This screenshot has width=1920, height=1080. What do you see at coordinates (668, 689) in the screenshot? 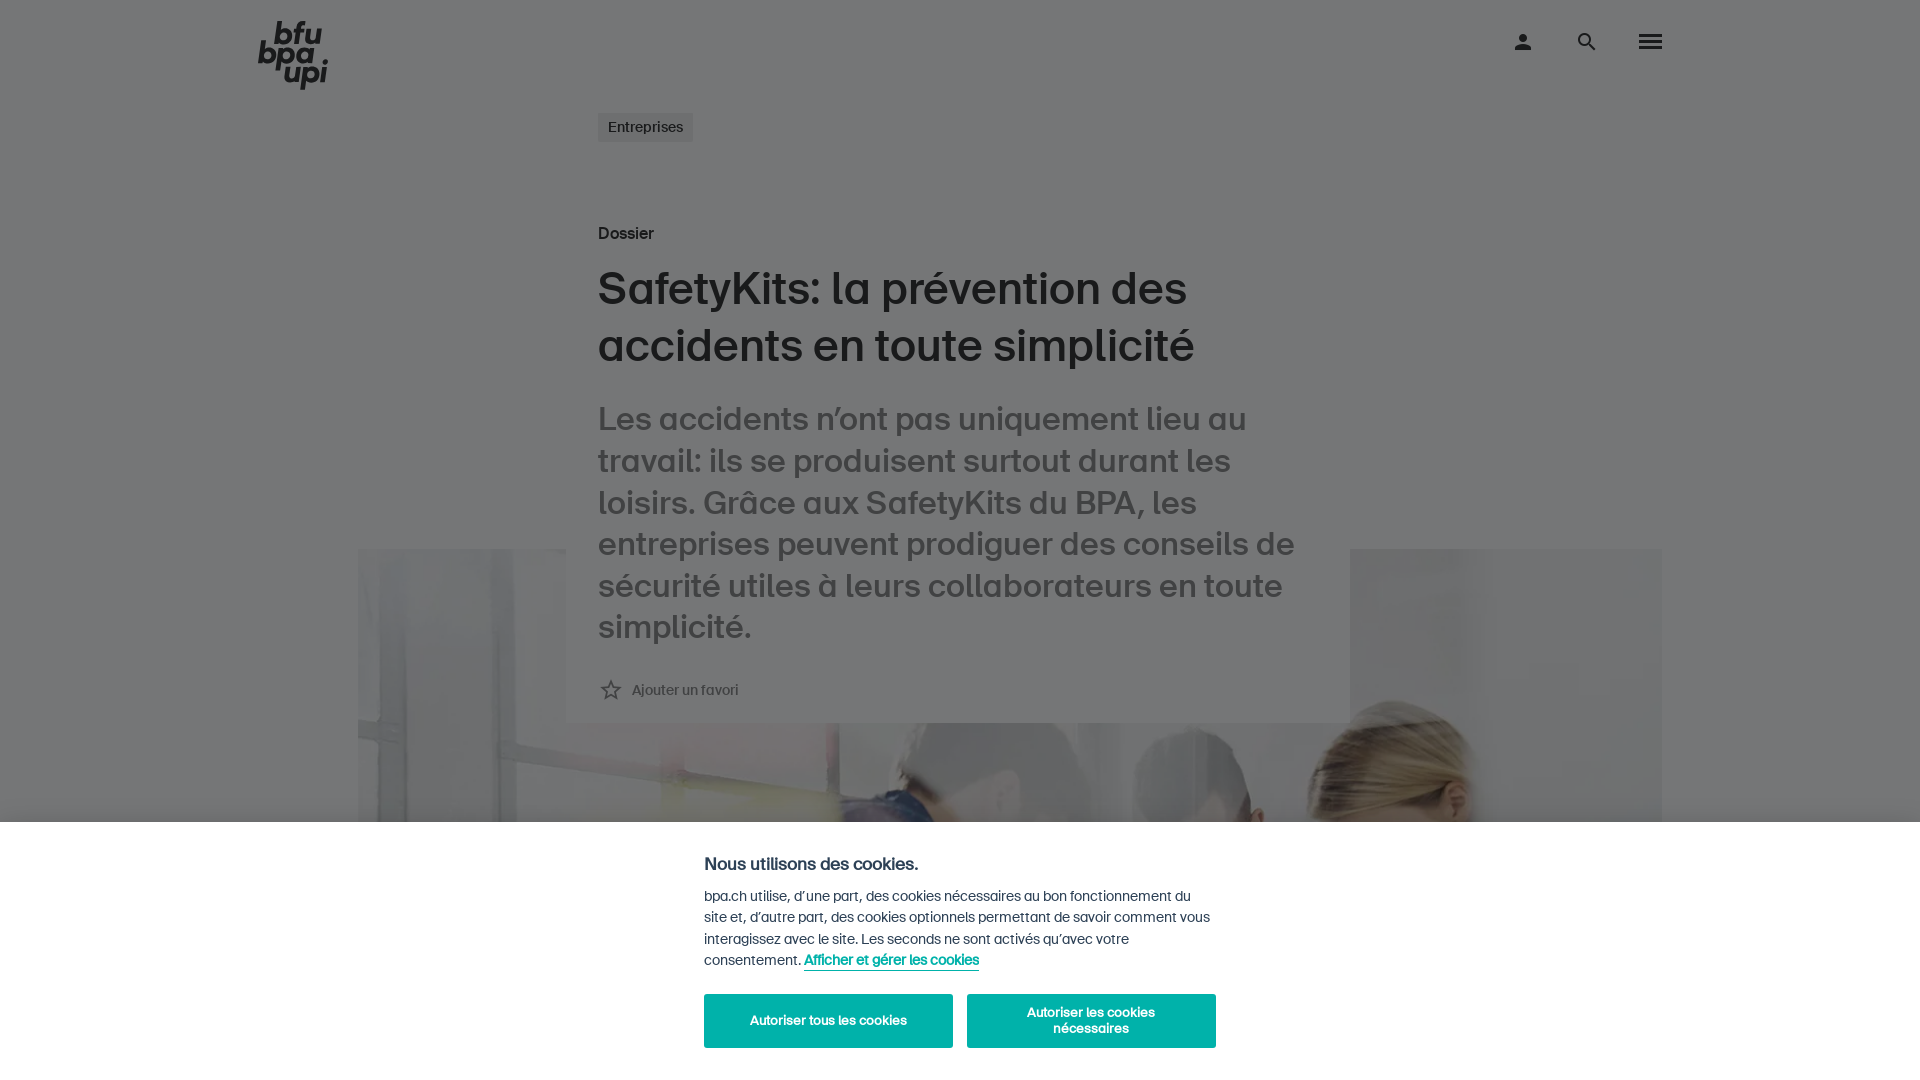
I see `'star_border` at bounding box center [668, 689].